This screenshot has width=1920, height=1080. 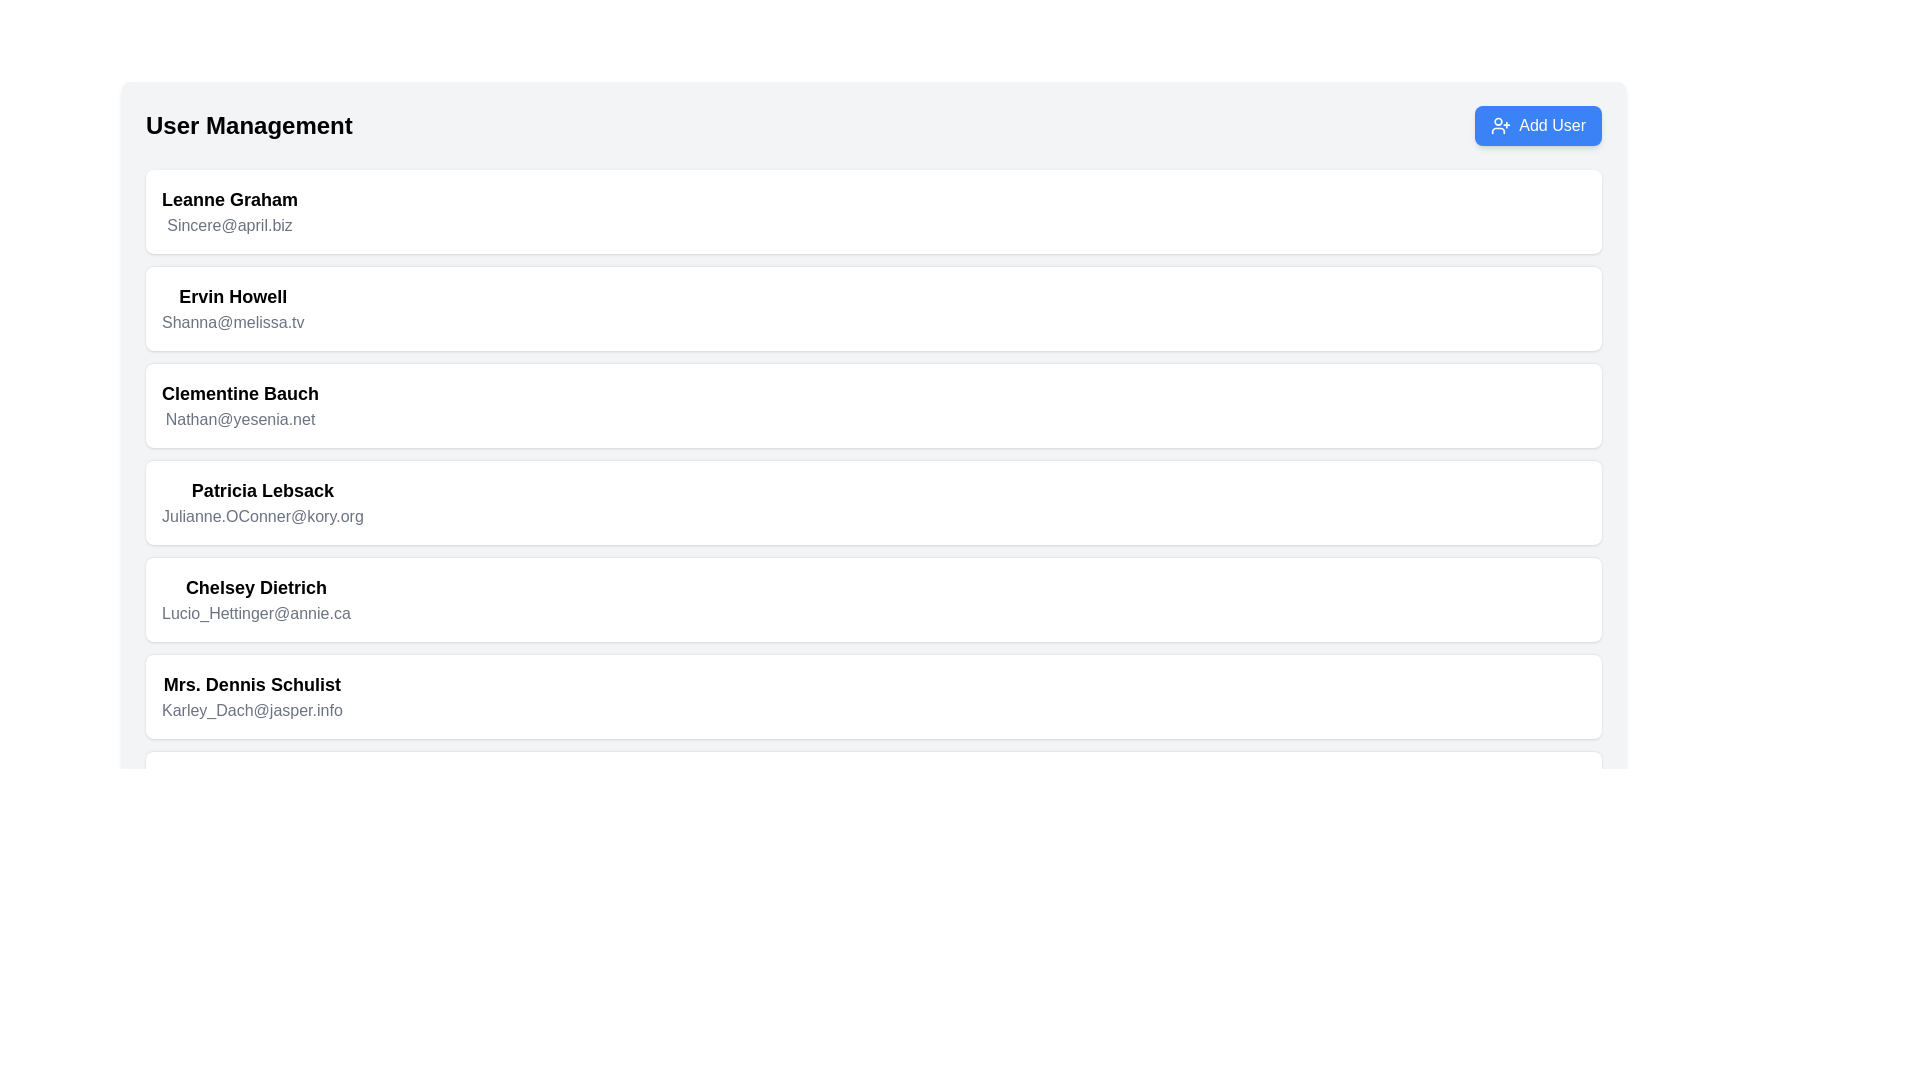 What do you see at coordinates (261, 490) in the screenshot?
I see `the text label displaying 'Patricia Lebsack', which is styled in a larger font and bold, located in the third row of the user management list, above the email 'Julianne.OConner@kory.org' and below 'Clementine Bauch'` at bounding box center [261, 490].